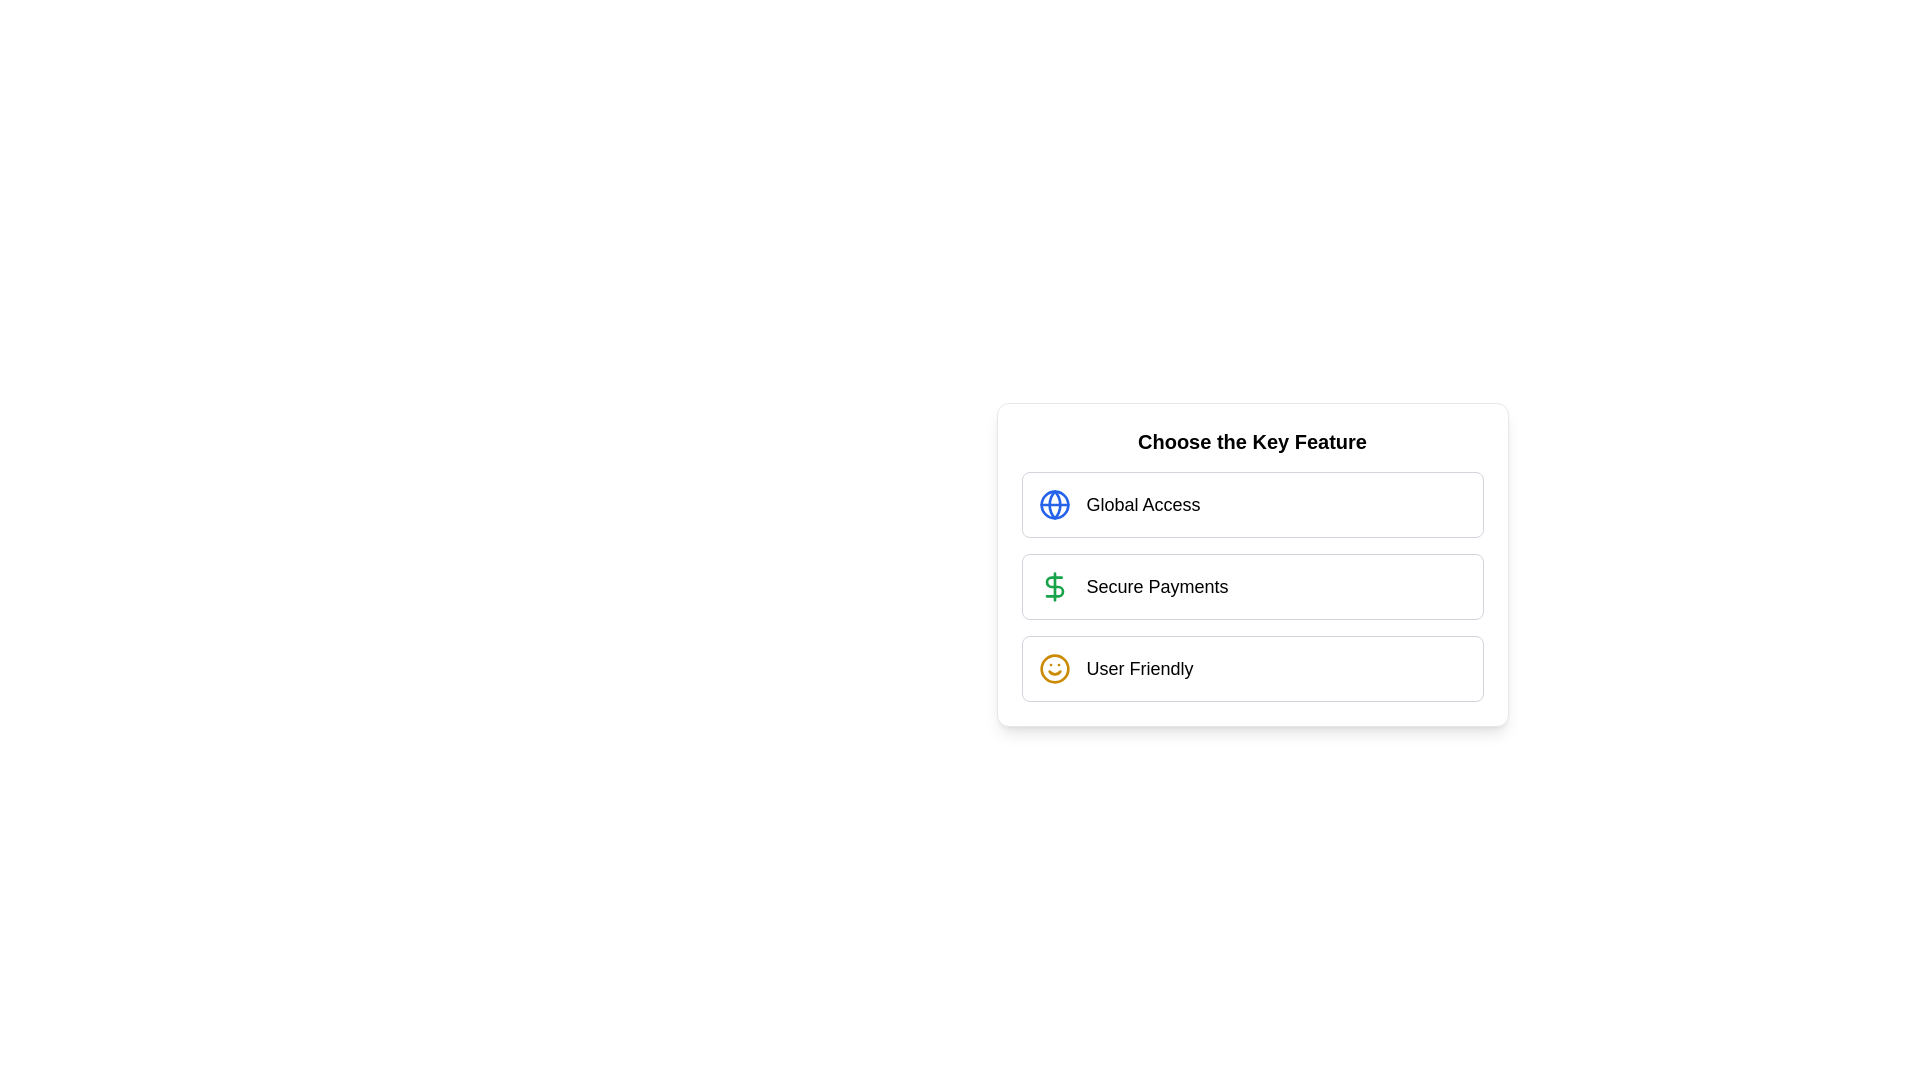 This screenshot has width=1920, height=1080. I want to click on the decorative SVG circle of the smiley icon, which represents the 'User Friendly' feature, located as the third option in the vertical feature selection list, so click(1053, 668).